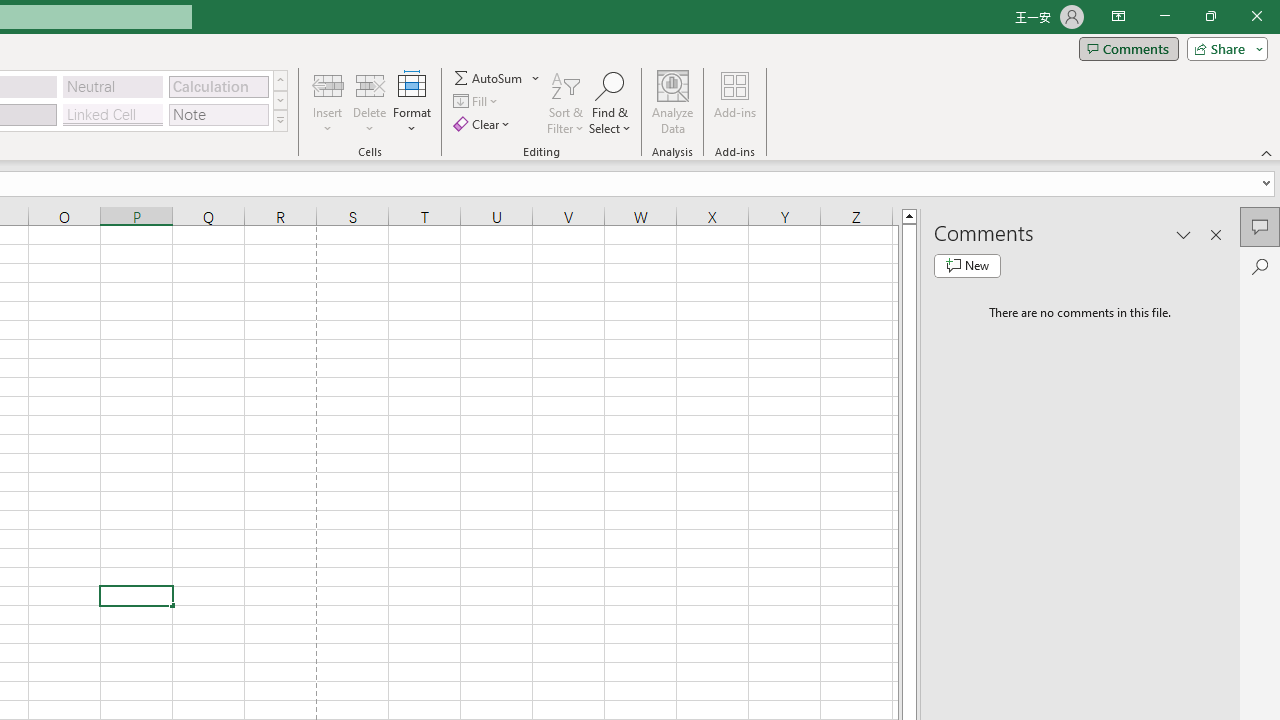 The height and width of the screenshot is (720, 1280). Describe the element at coordinates (328, 84) in the screenshot. I see `'Insert Cells'` at that location.